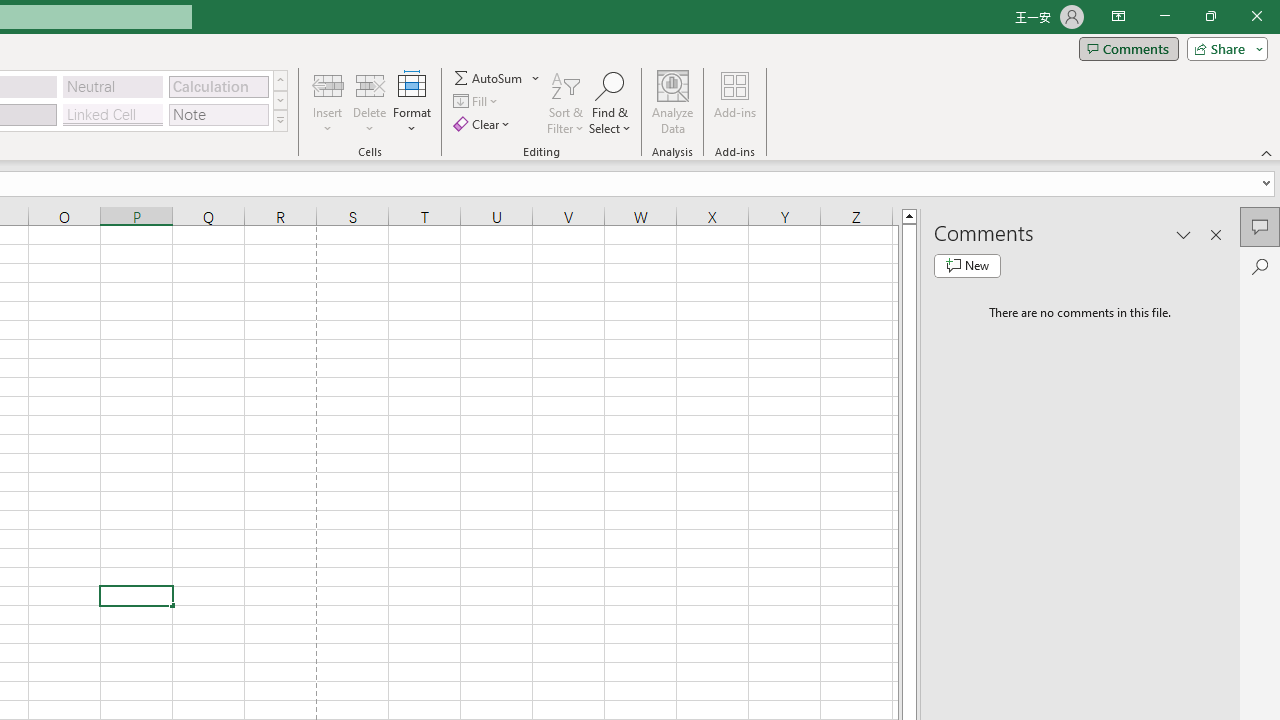 The height and width of the screenshot is (720, 1280). Describe the element at coordinates (328, 84) in the screenshot. I see `'Insert Cells'` at that location.